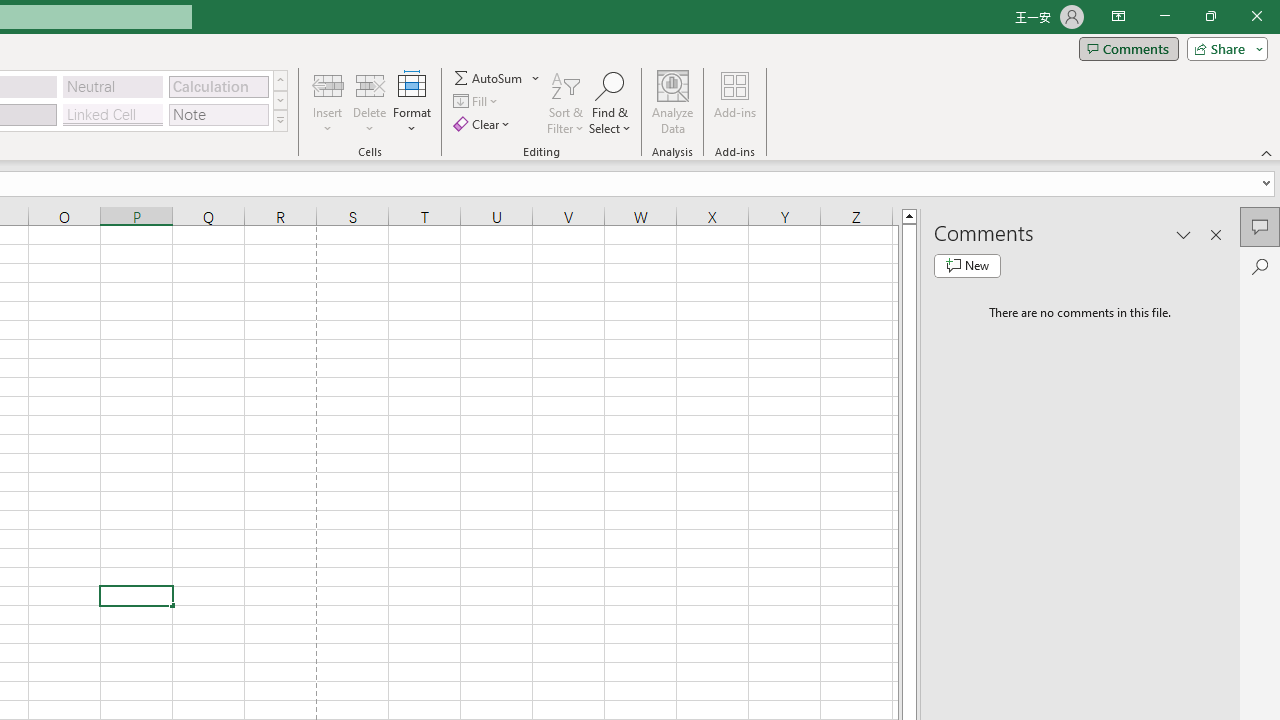 The height and width of the screenshot is (720, 1280). Describe the element at coordinates (328, 84) in the screenshot. I see `'Insert Cells'` at that location.